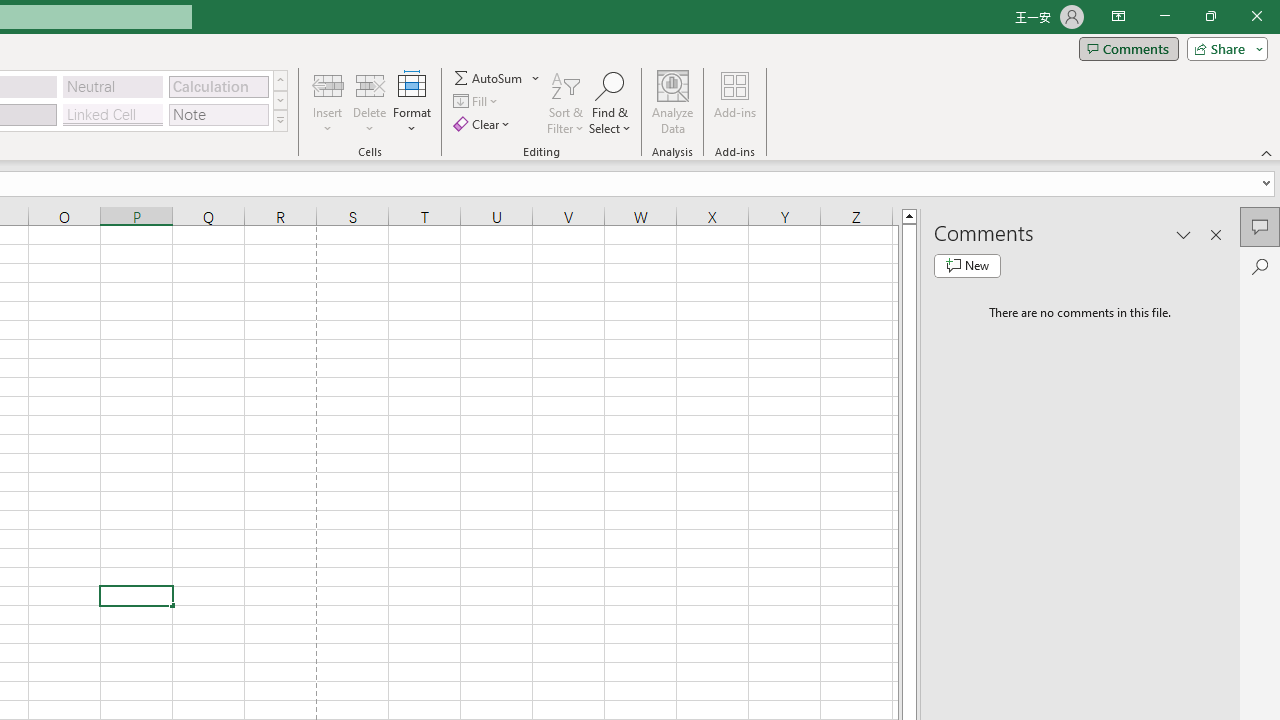 The height and width of the screenshot is (720, 1280). Describe the element at coordinates (328, 84) in the screenshot. I see `'Insert Cells'` at that location.